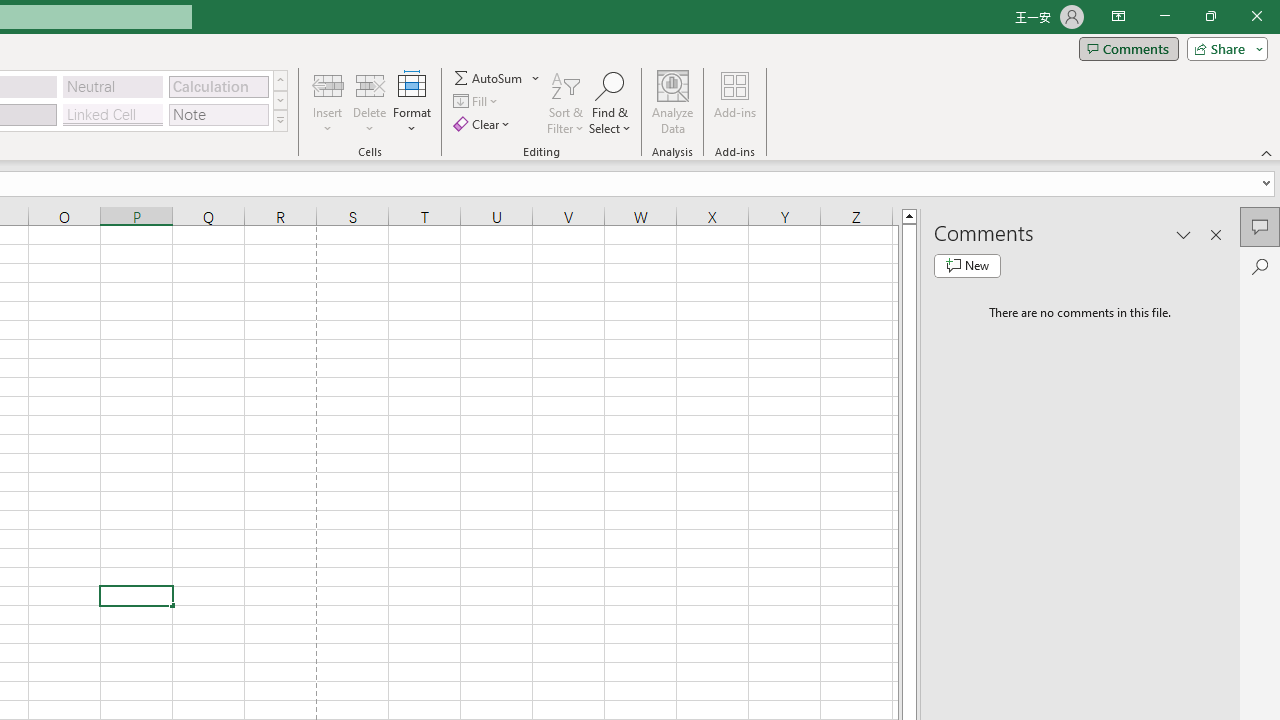 The height and width of the screenshot is (720, 1280). Describe the element at coordinates (328, 84) in the screenshot. I see `'Insert Cells'` at that location.